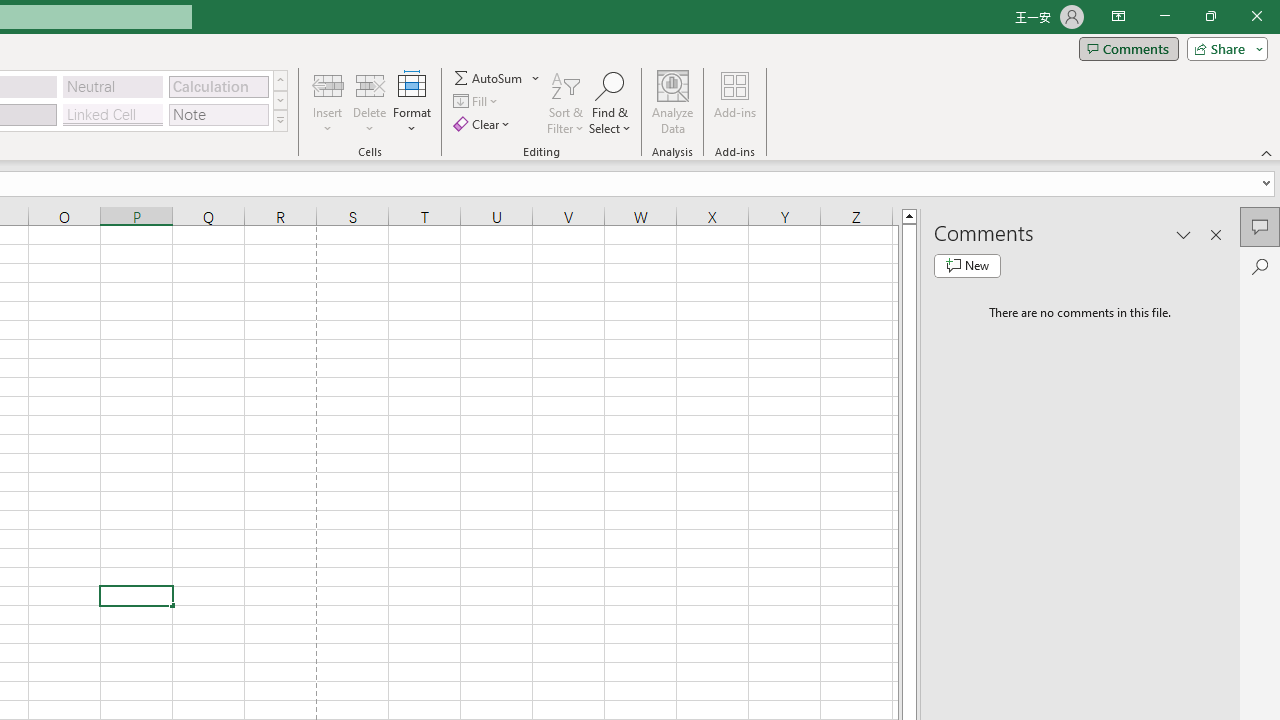 The height and width of the screenshot is (720, 1280). Describe the element at coordinates (328, 84) in the screenshot. I see `'Insert Cells'` at that location.